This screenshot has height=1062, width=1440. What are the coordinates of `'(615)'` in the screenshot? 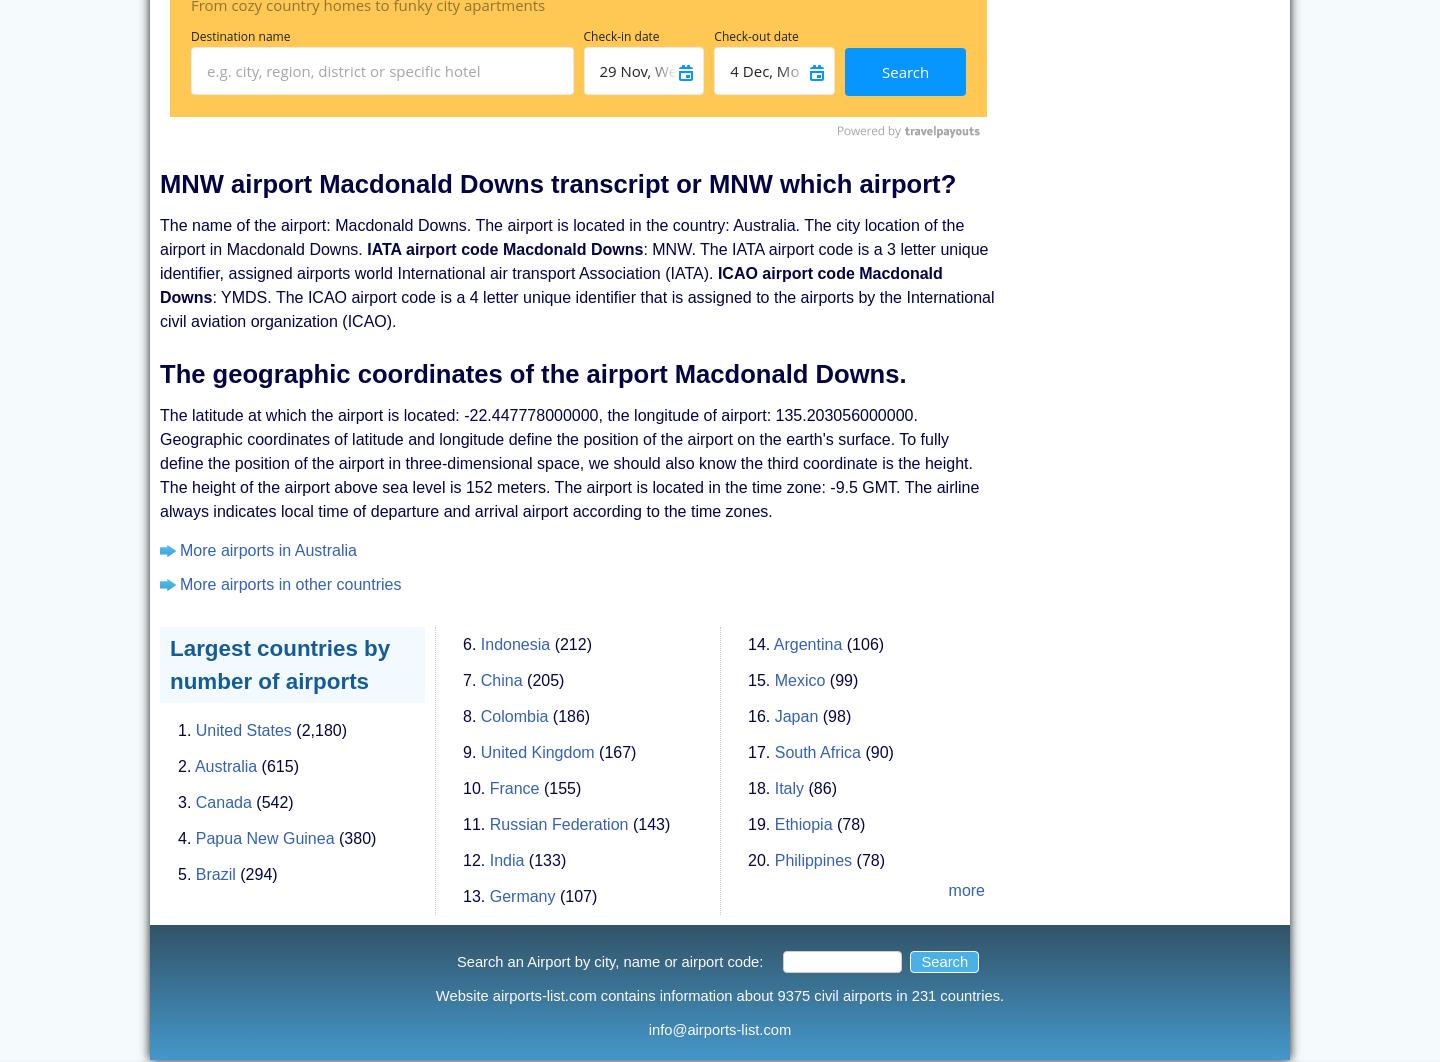 It's located at (278, 766).